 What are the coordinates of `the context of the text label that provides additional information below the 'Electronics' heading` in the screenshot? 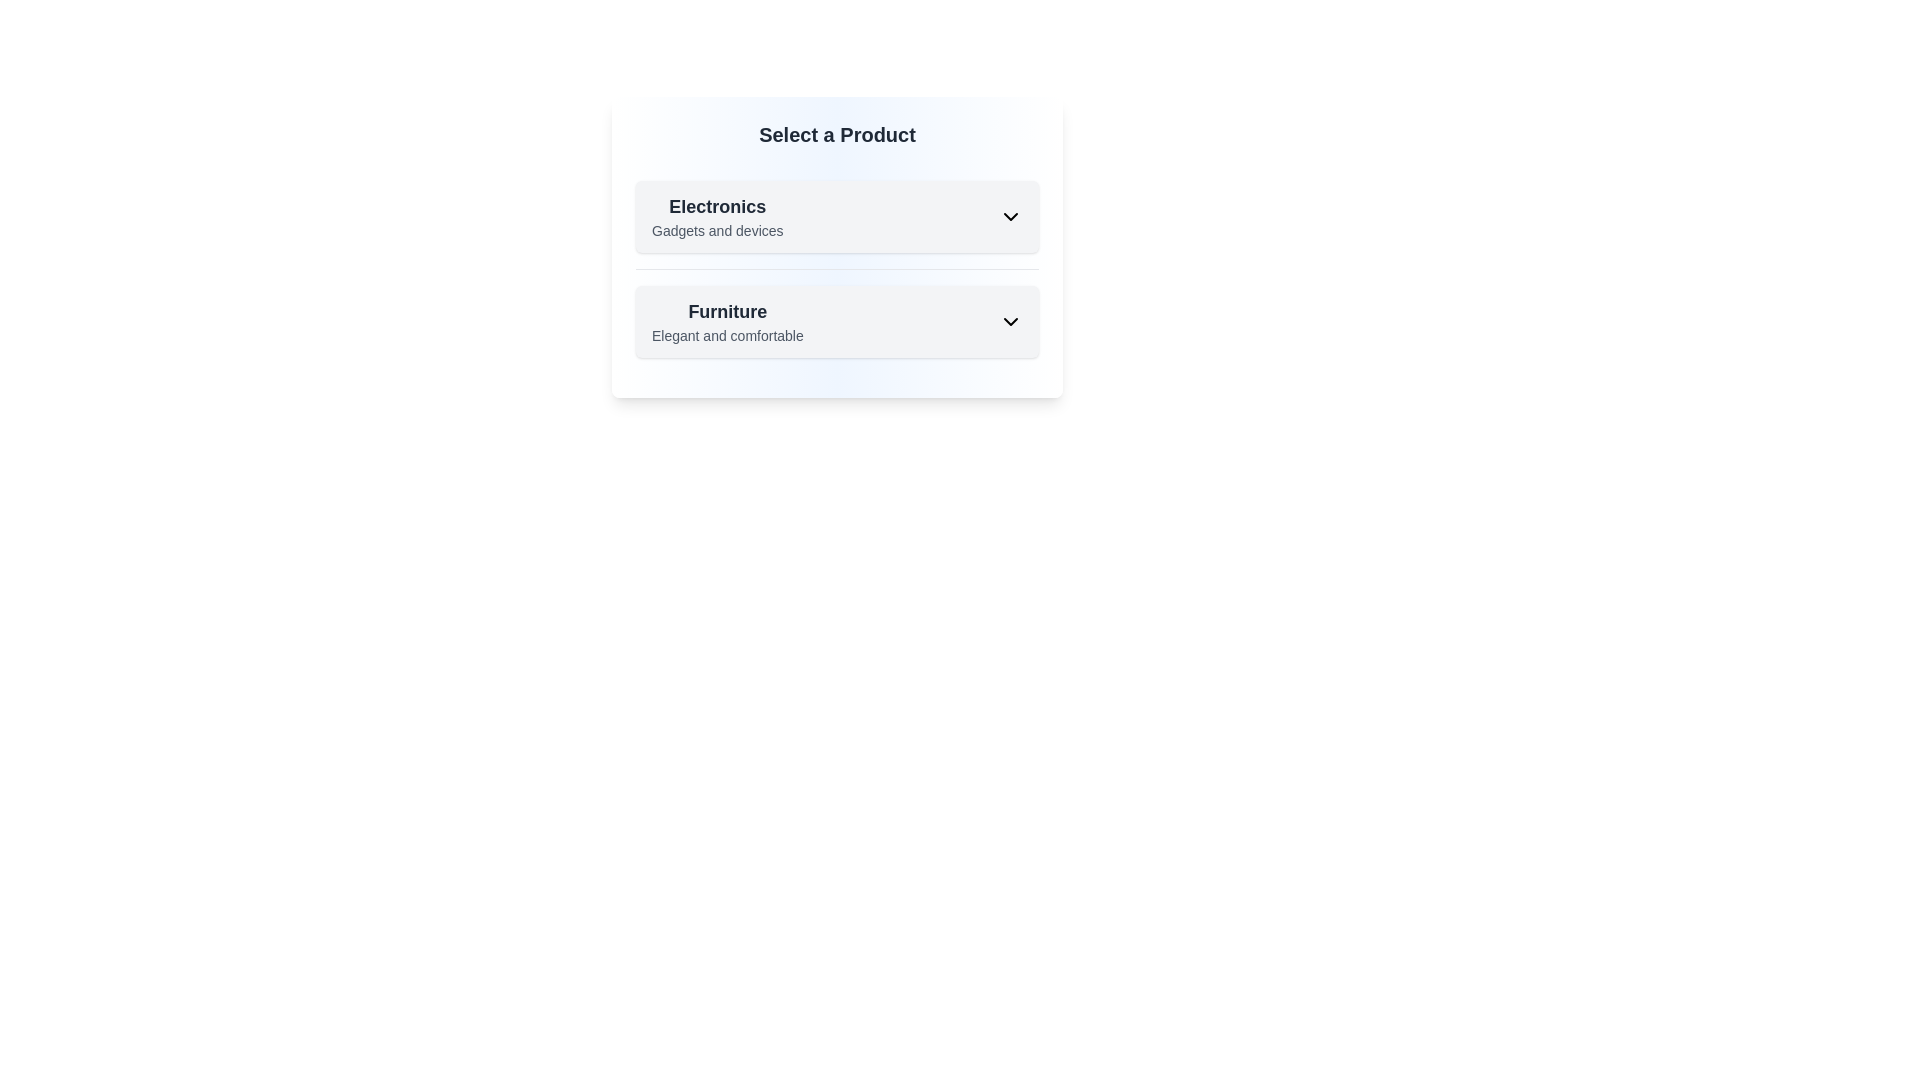 It's located at (717, 230).